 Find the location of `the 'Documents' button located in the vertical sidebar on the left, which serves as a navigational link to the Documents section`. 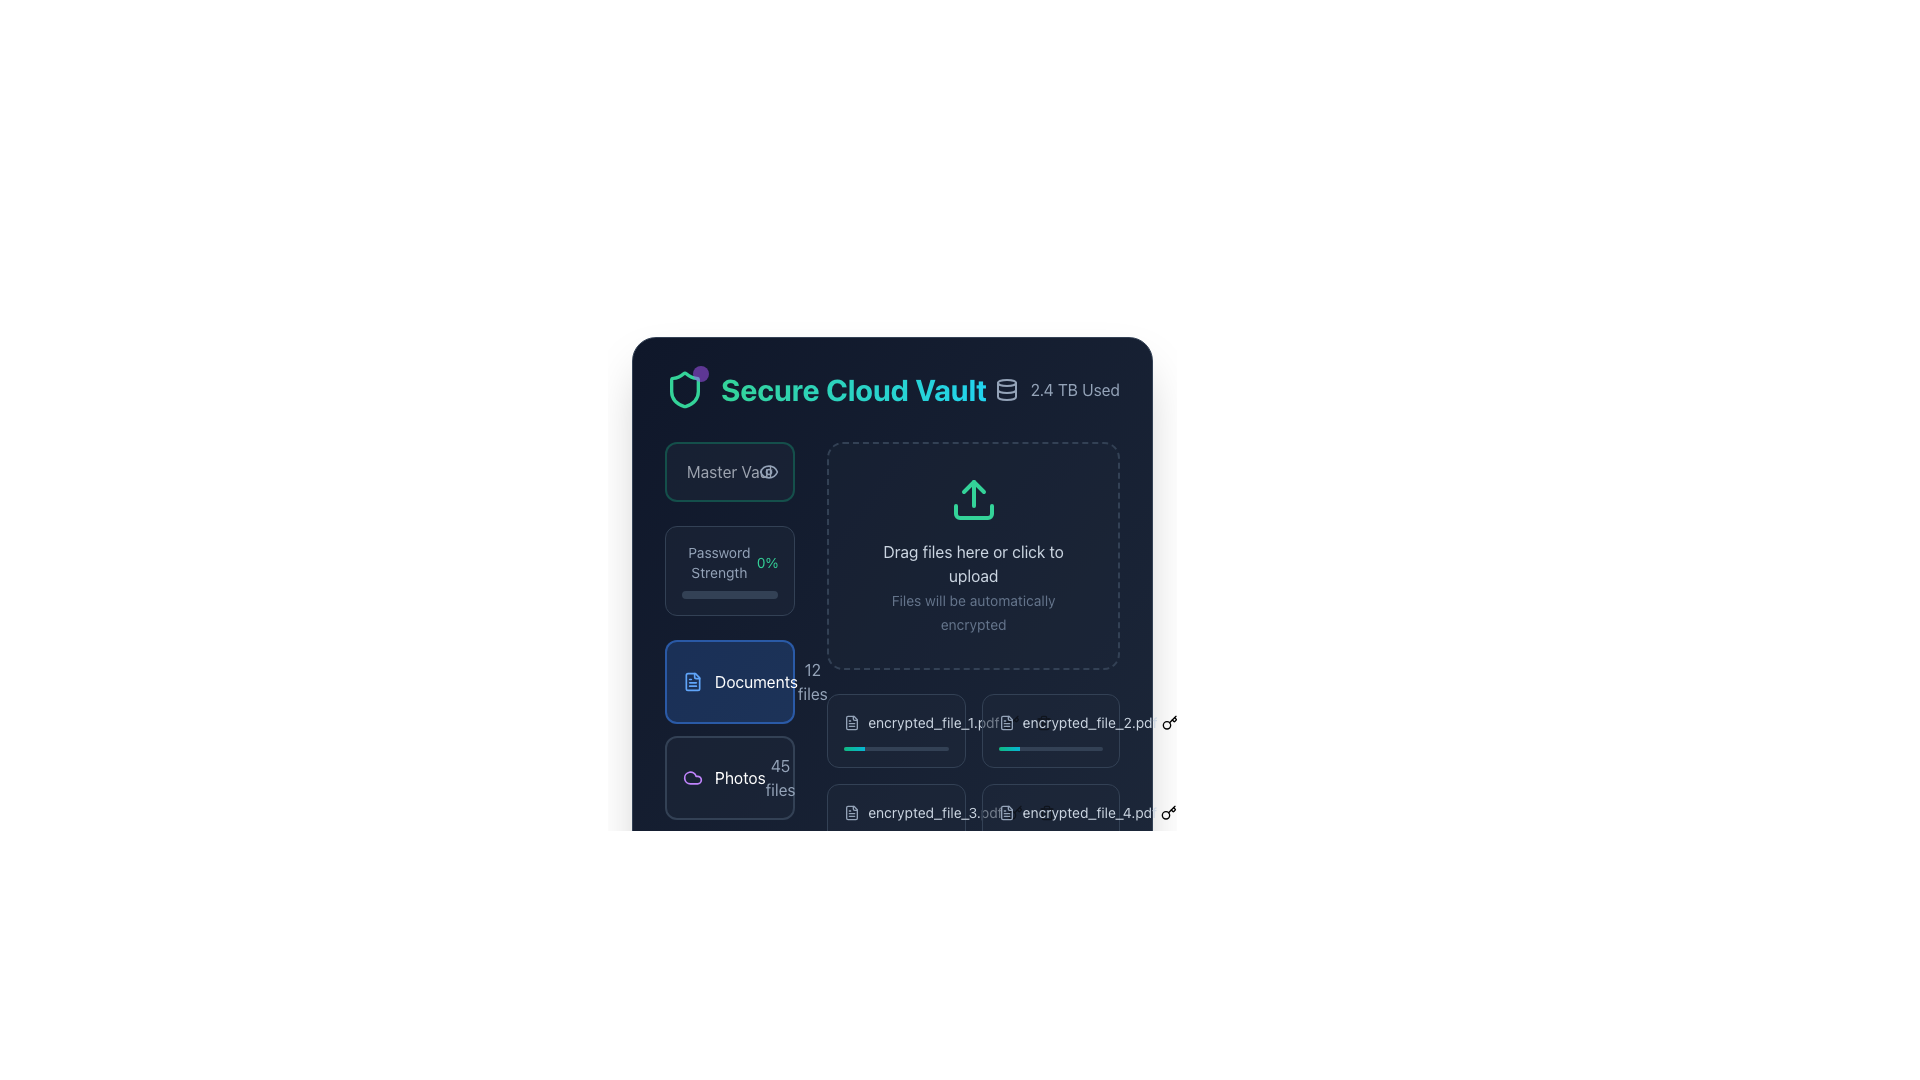

the 'Documents' button located in the vertical sidebar on the left, which serves as a navigational link to the Documents section is located at coordinates (739, 681).